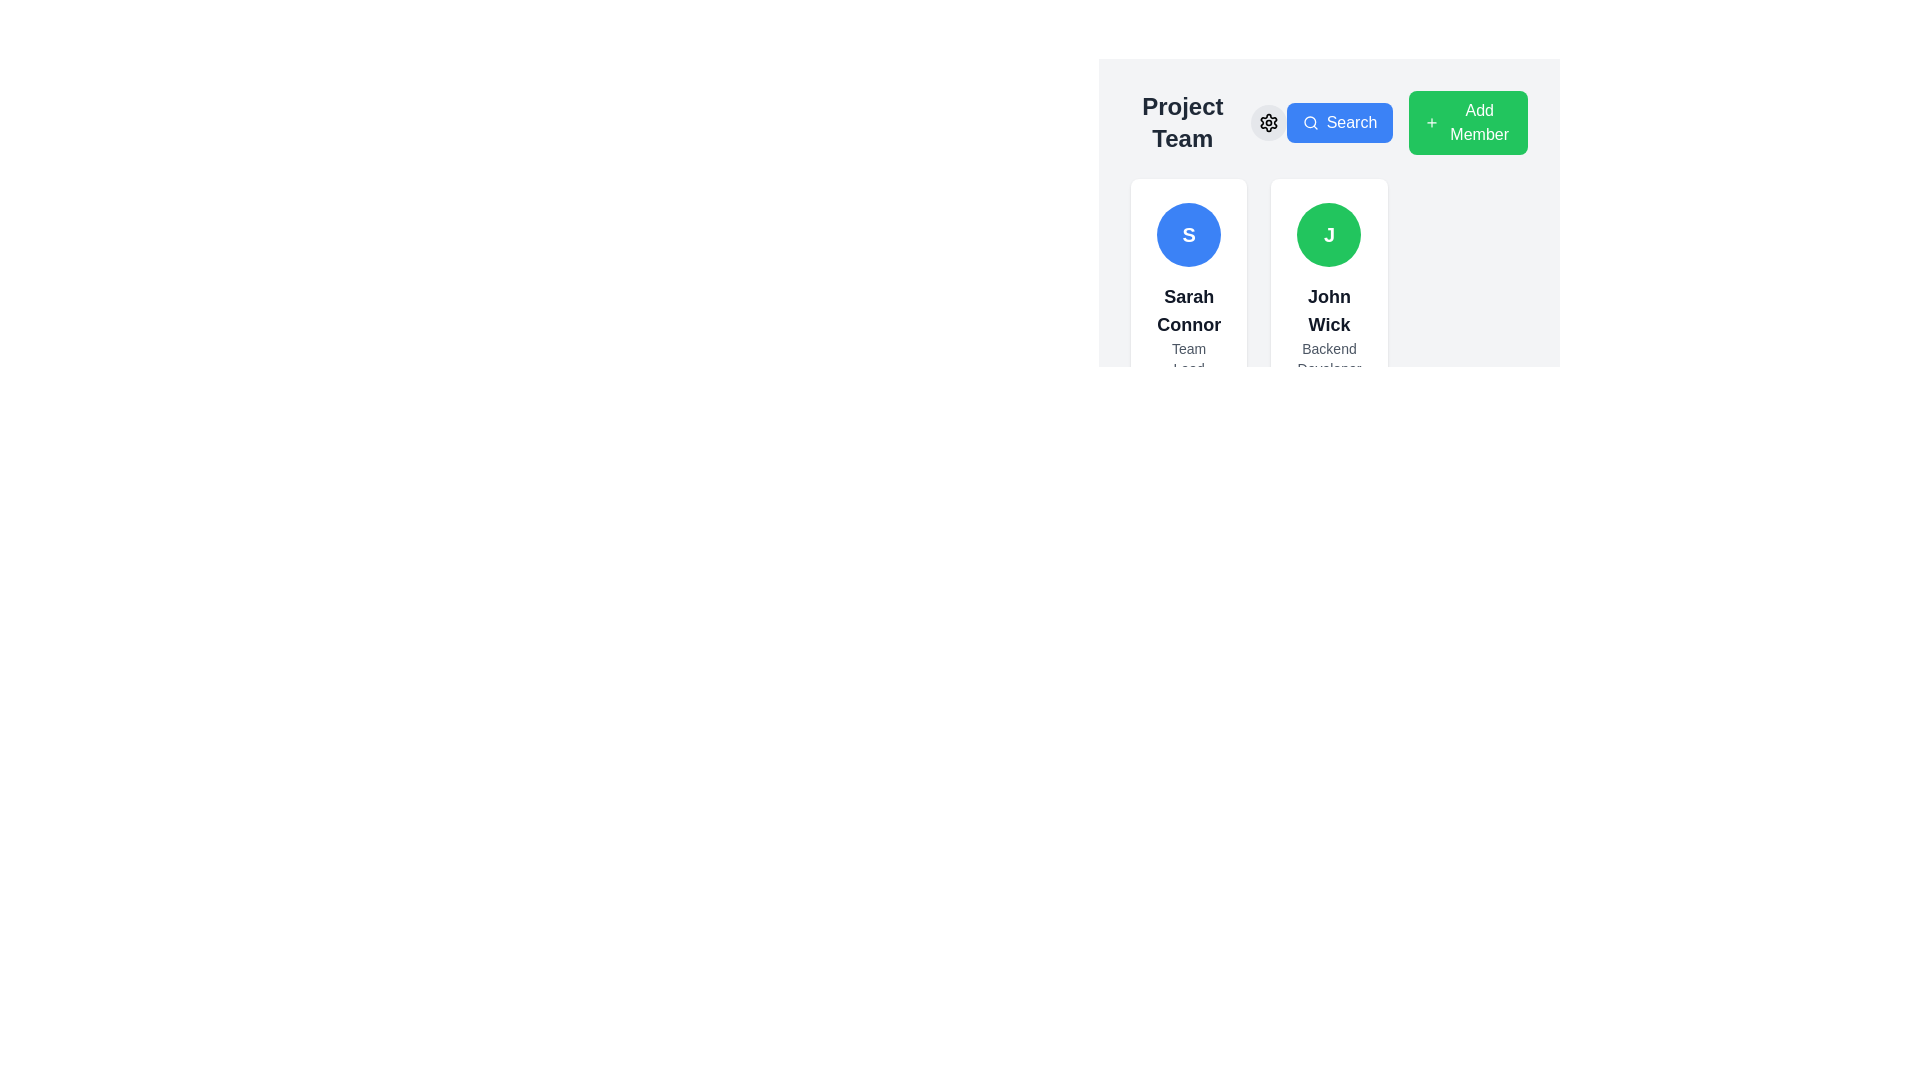 Image resolution: width=1920 pixels, height=1080 pixels. What do you see at coordinates (1267, 123) in the screenshot?
I see `the gear-shaped icon located at the top section of the layout` at bounding box center [1267, 123].